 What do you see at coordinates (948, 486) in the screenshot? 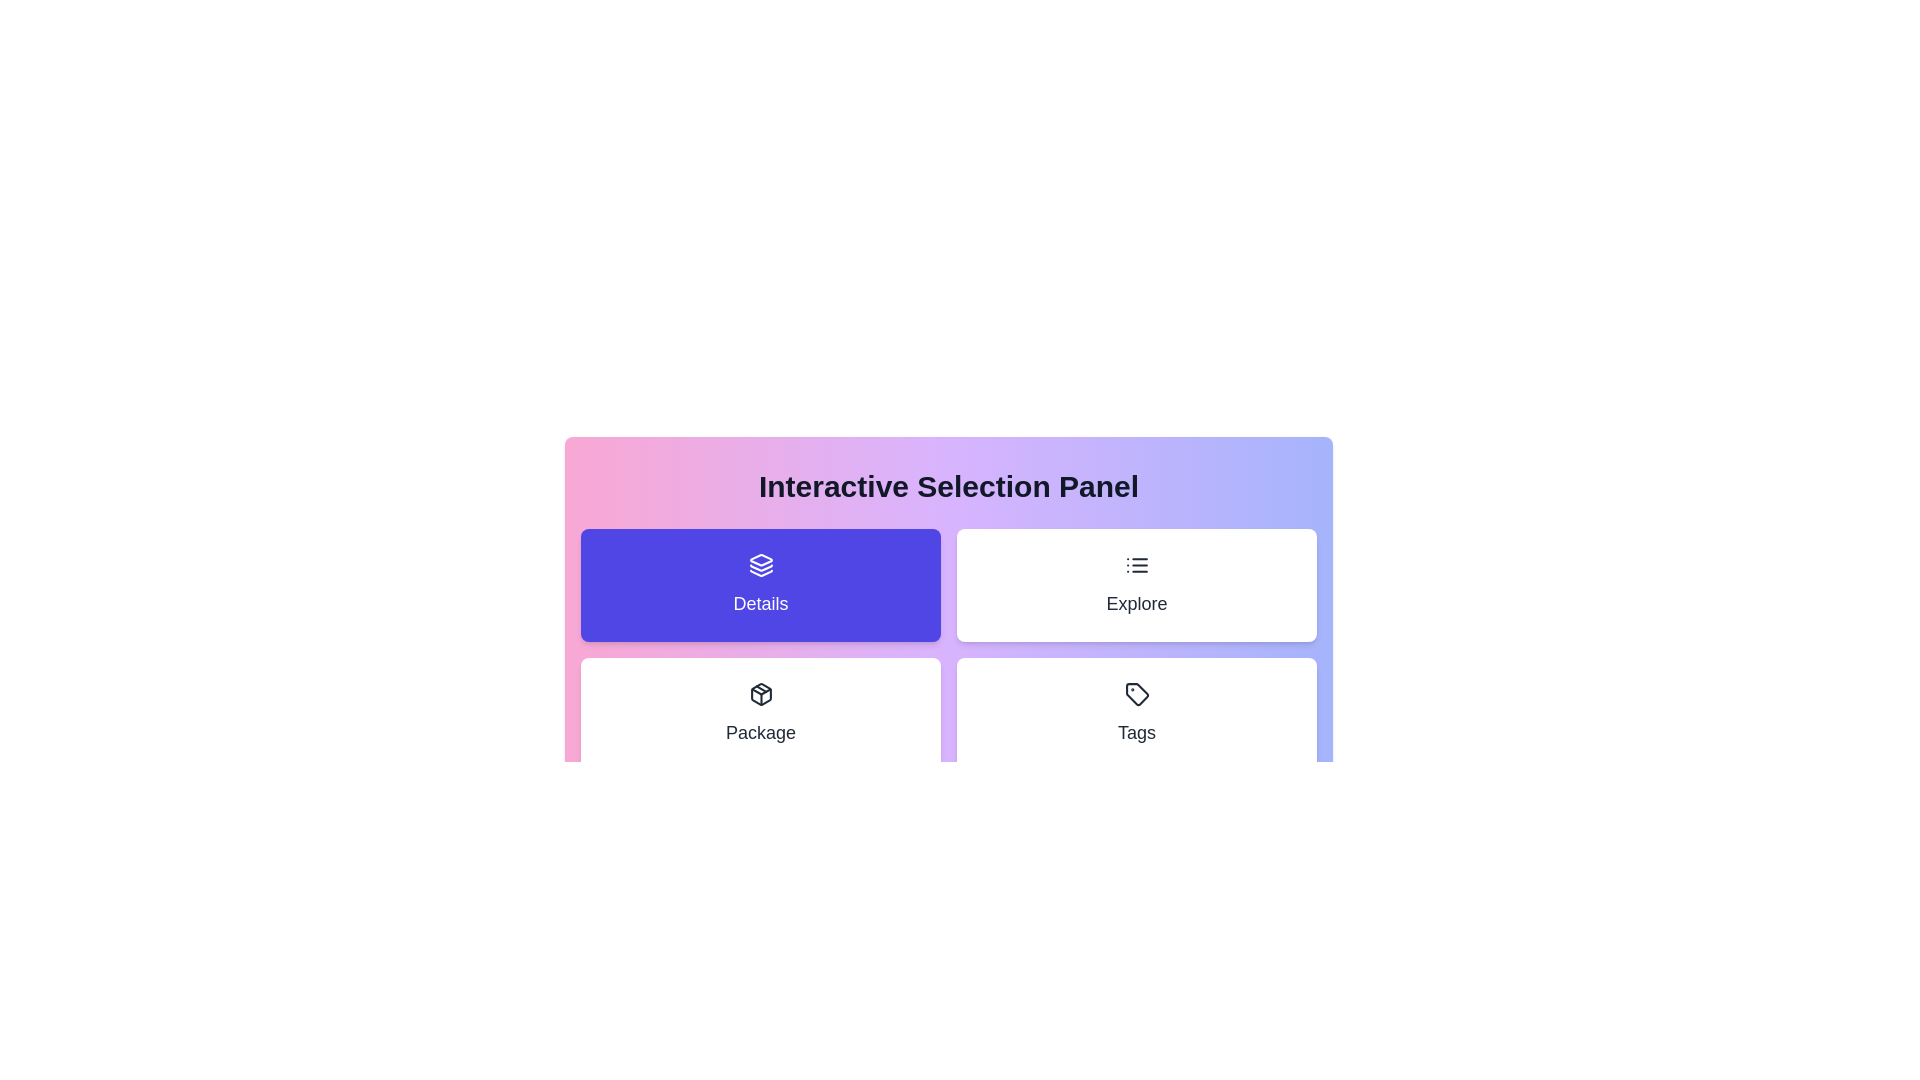
I see `the Text Header that reads 'Interactive Selection Panel', which is styled with a bold font and positioned at the top center of a gradient background panel` at bounding box center [948, 486].